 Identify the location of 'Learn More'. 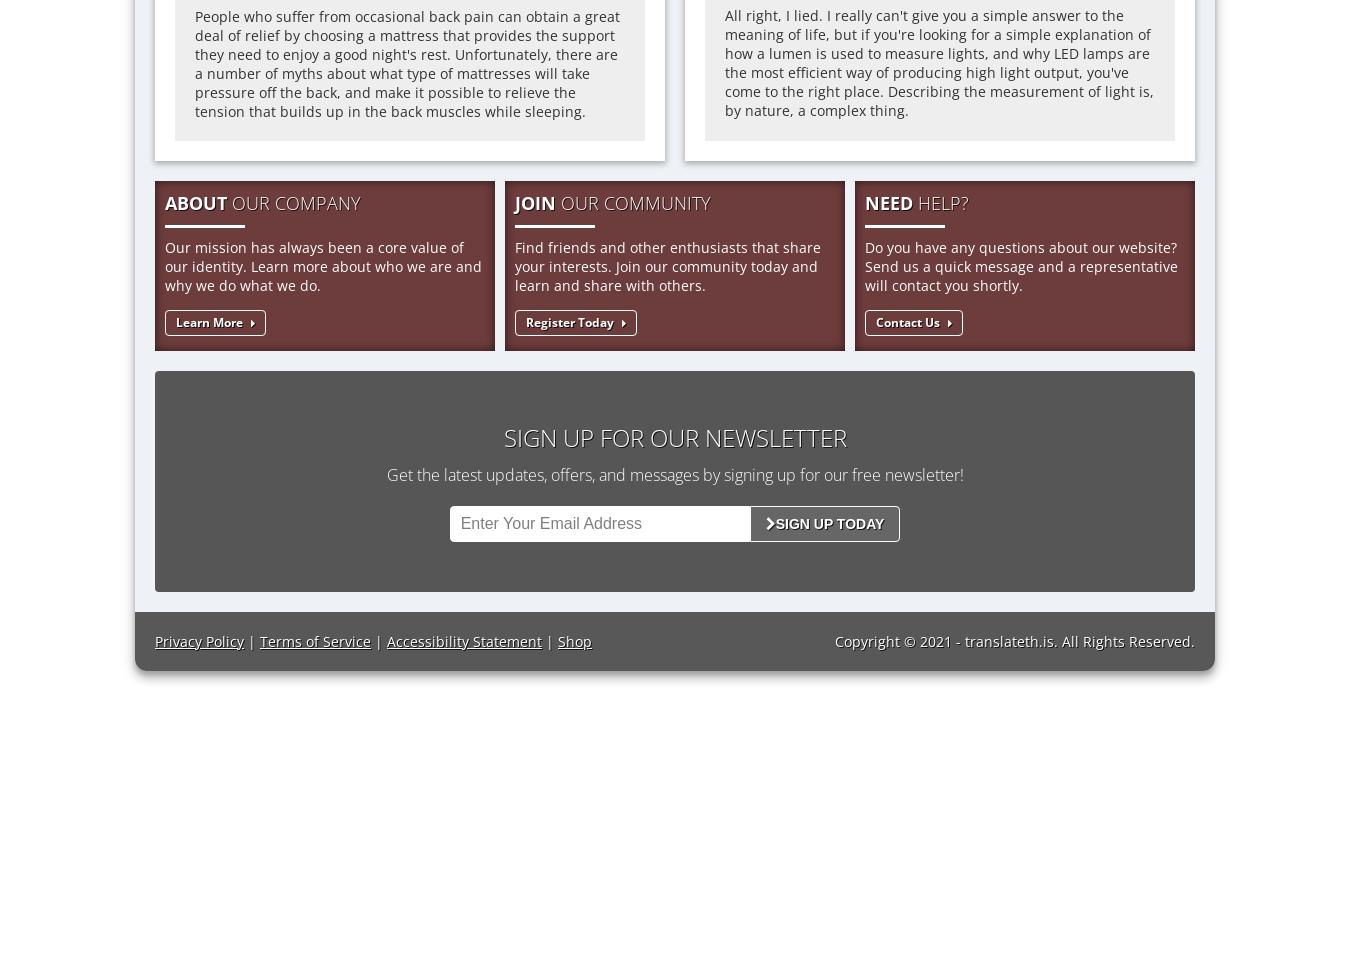
(176, 322).